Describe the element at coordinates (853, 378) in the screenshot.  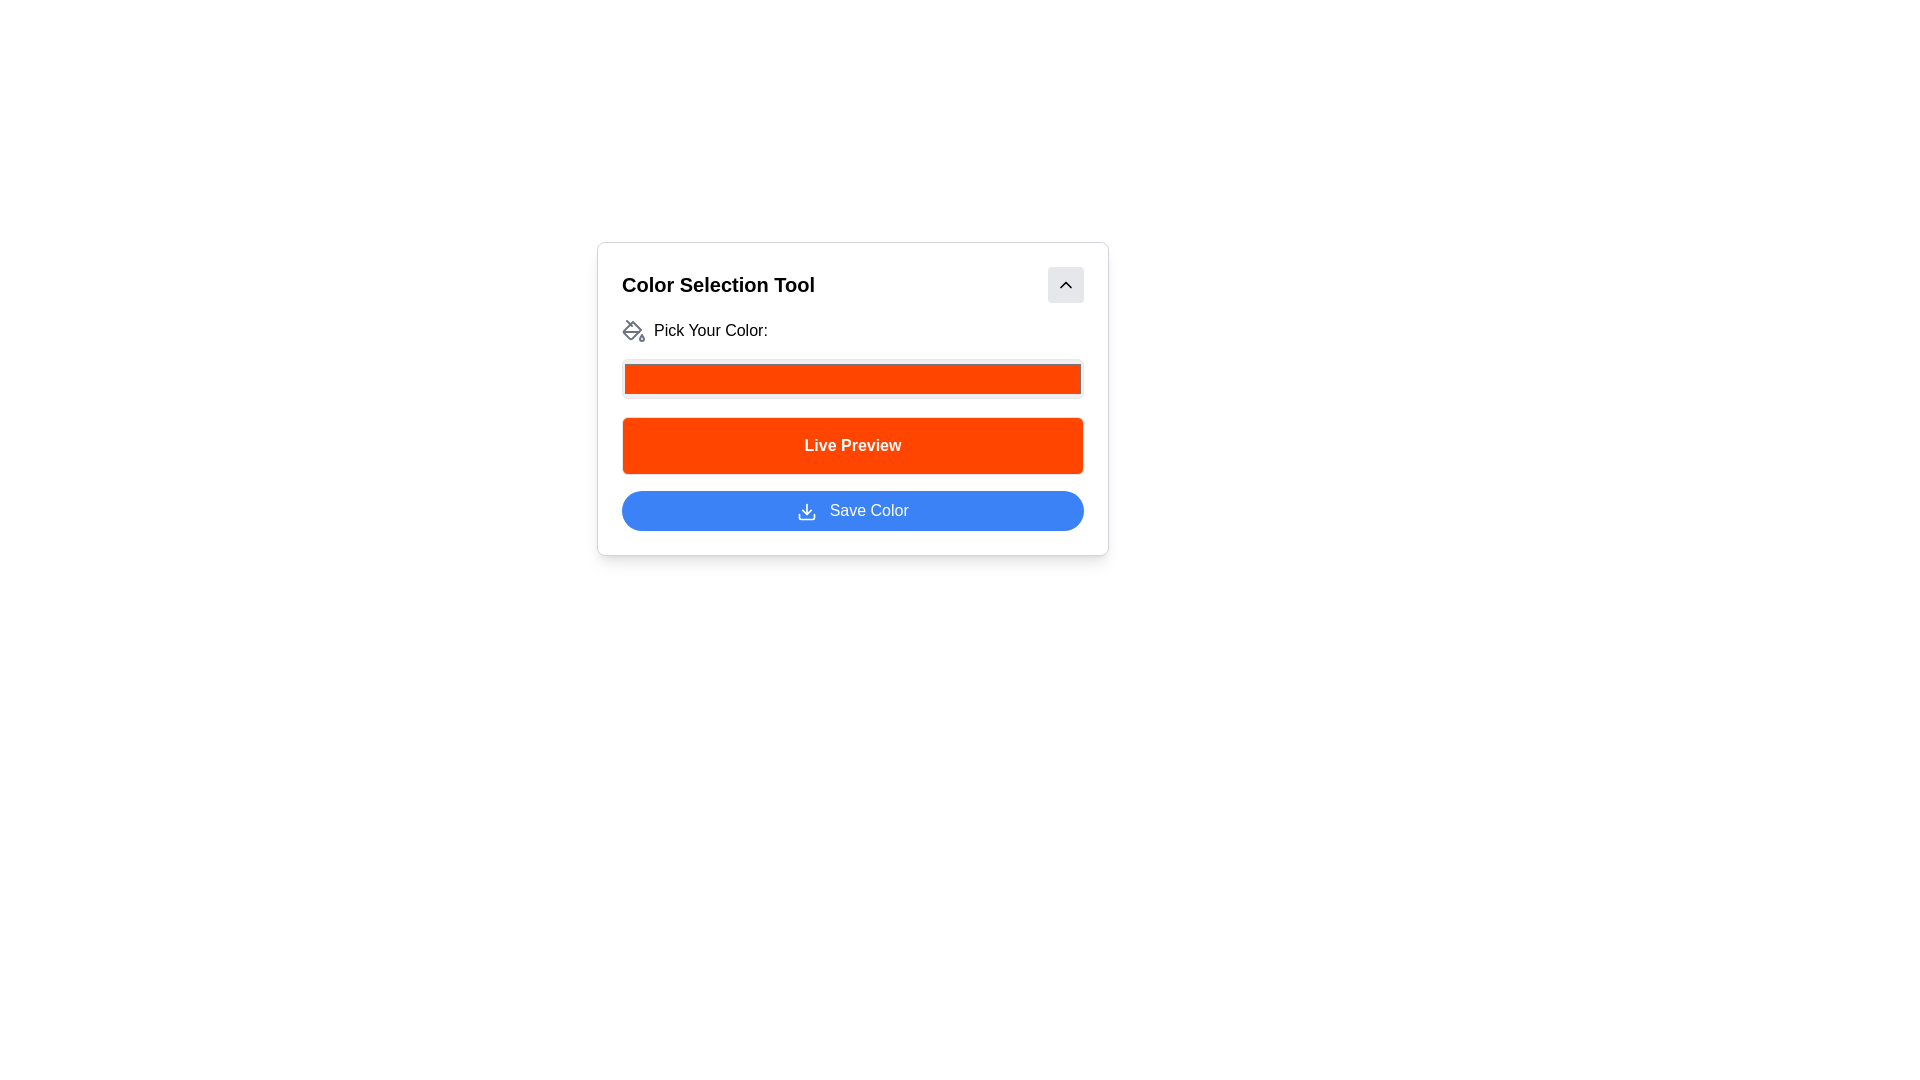
I see `the Color picker input located in the 'Pick Your Color' section, which is styled as a horizontal rectangular input box with a solid orange background` at that location.